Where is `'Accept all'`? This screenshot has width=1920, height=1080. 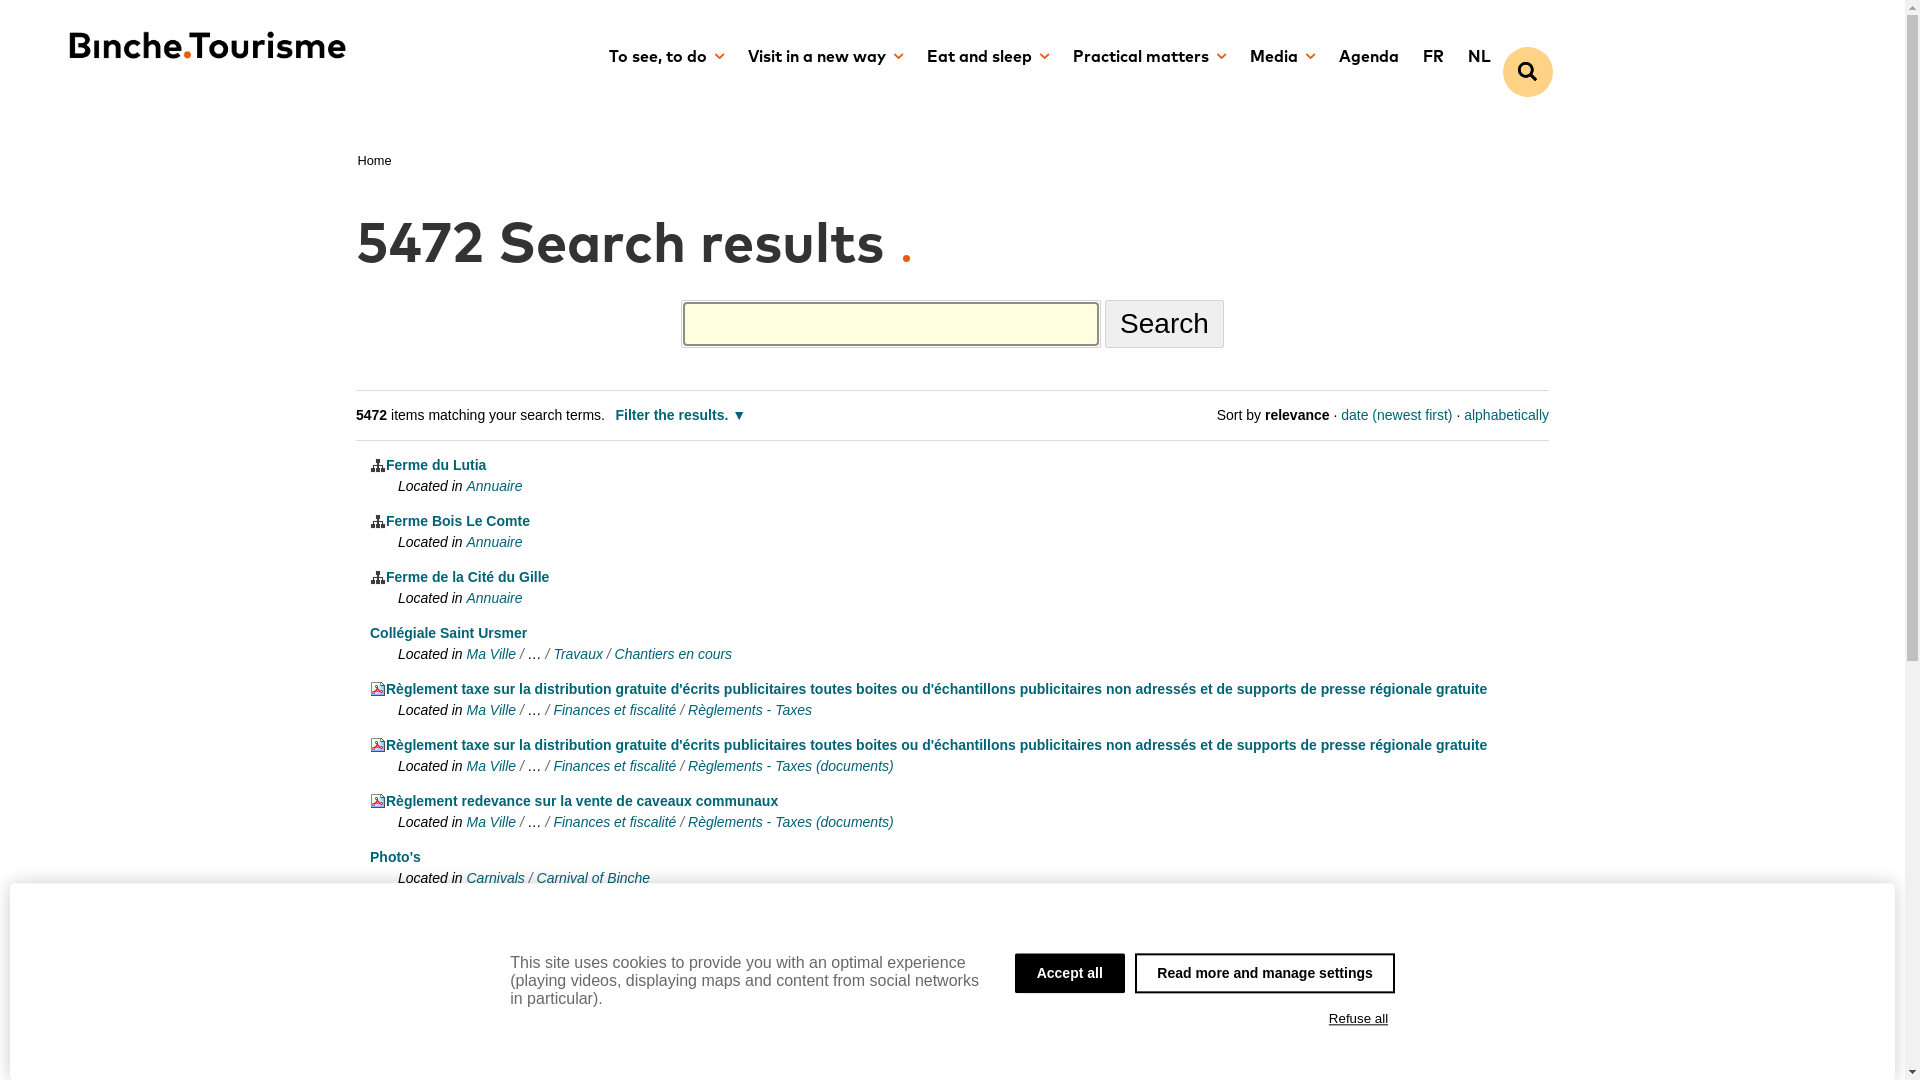 'Accept all' is located at coordinates (1014, 971).